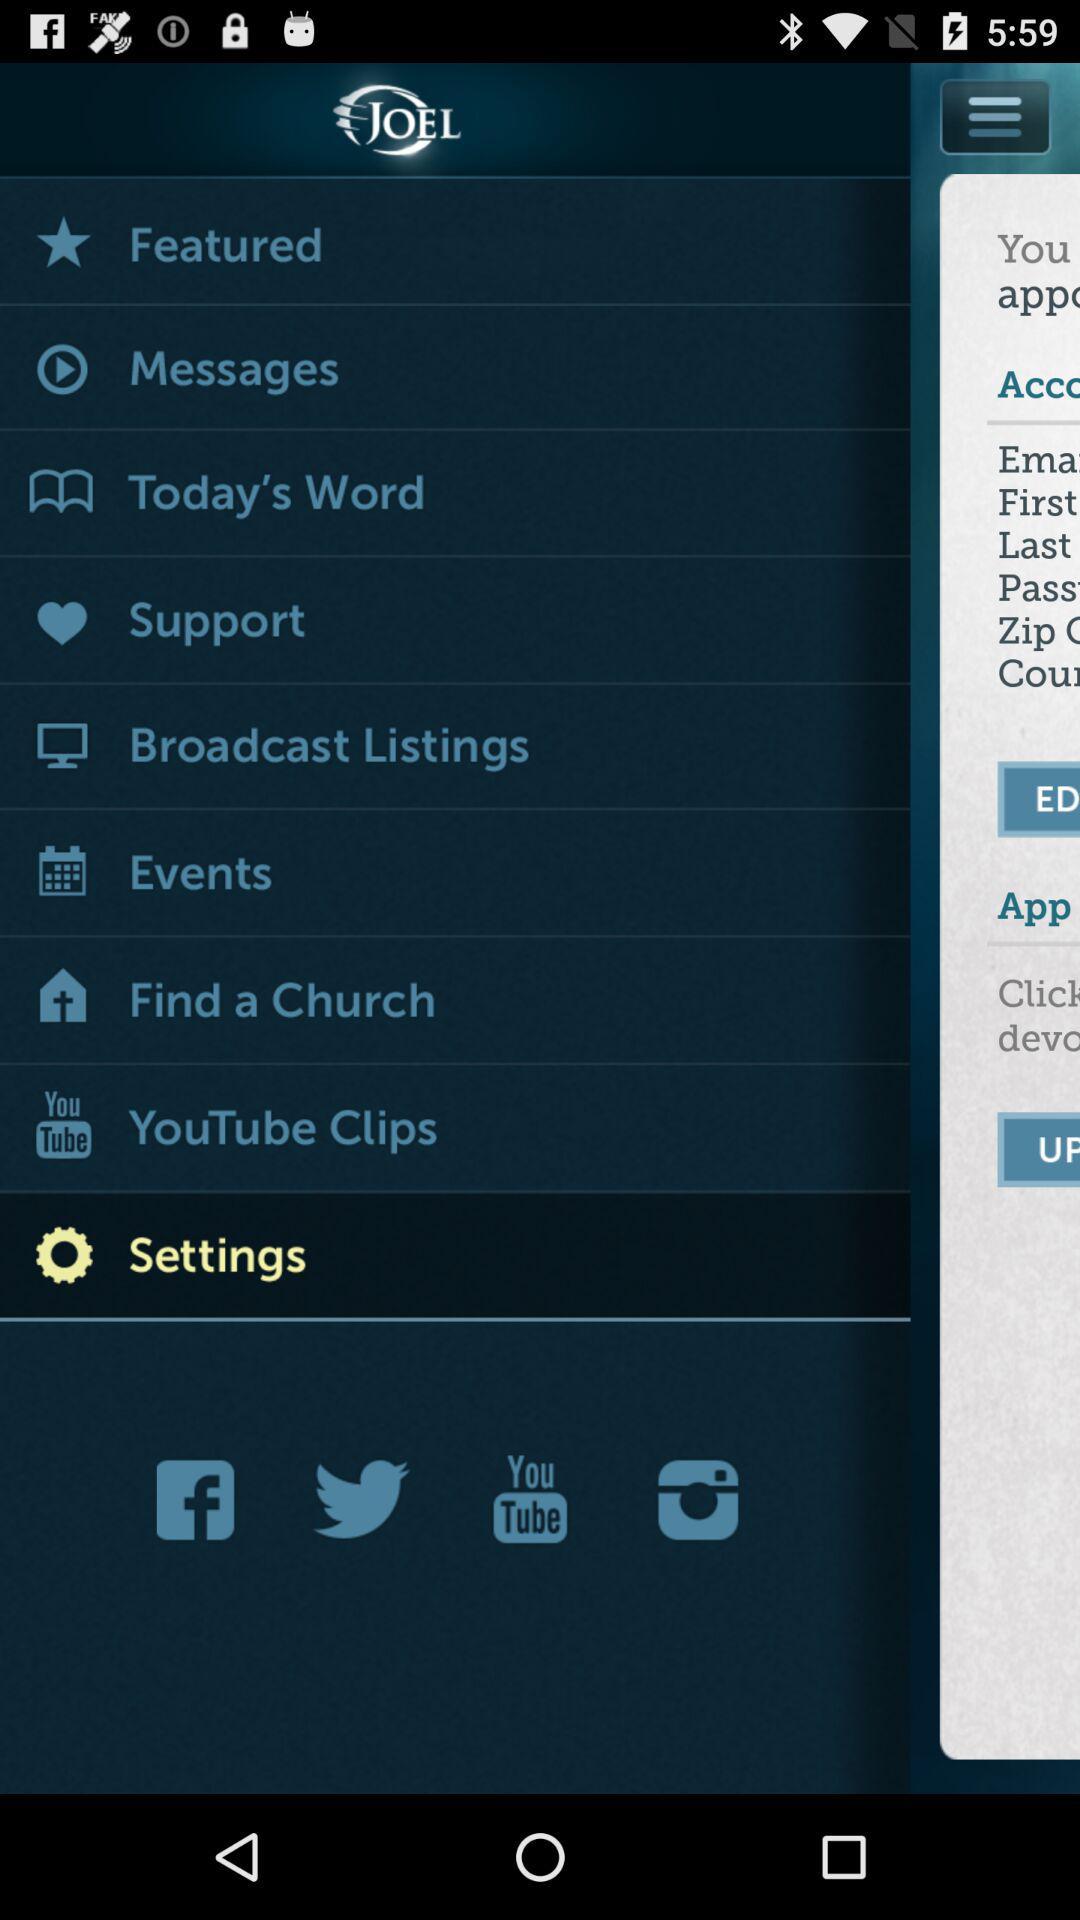  What do you see at coordinates (455, 746) in the screenshot?
I see `broadcast listings` at bounding box center [455, 746].